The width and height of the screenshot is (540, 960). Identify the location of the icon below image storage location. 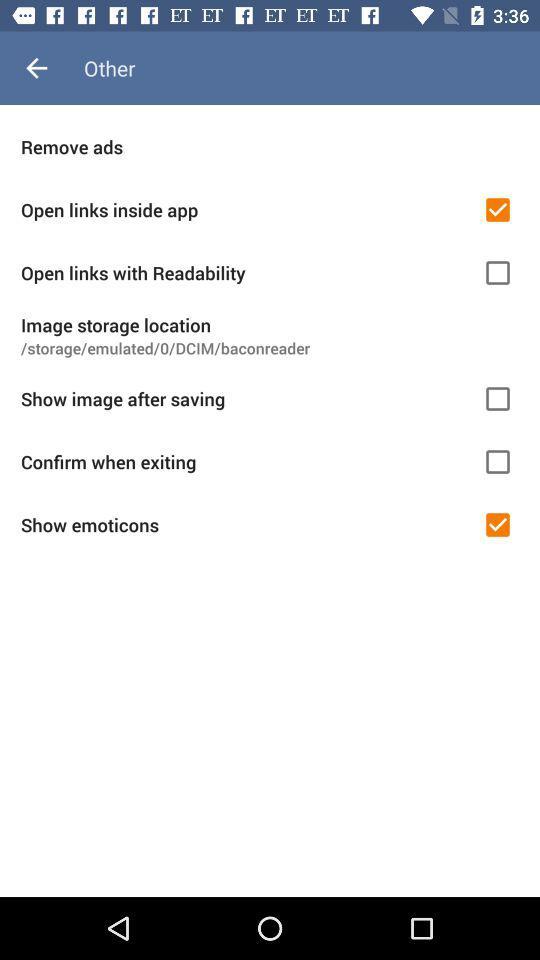
(270, 348).